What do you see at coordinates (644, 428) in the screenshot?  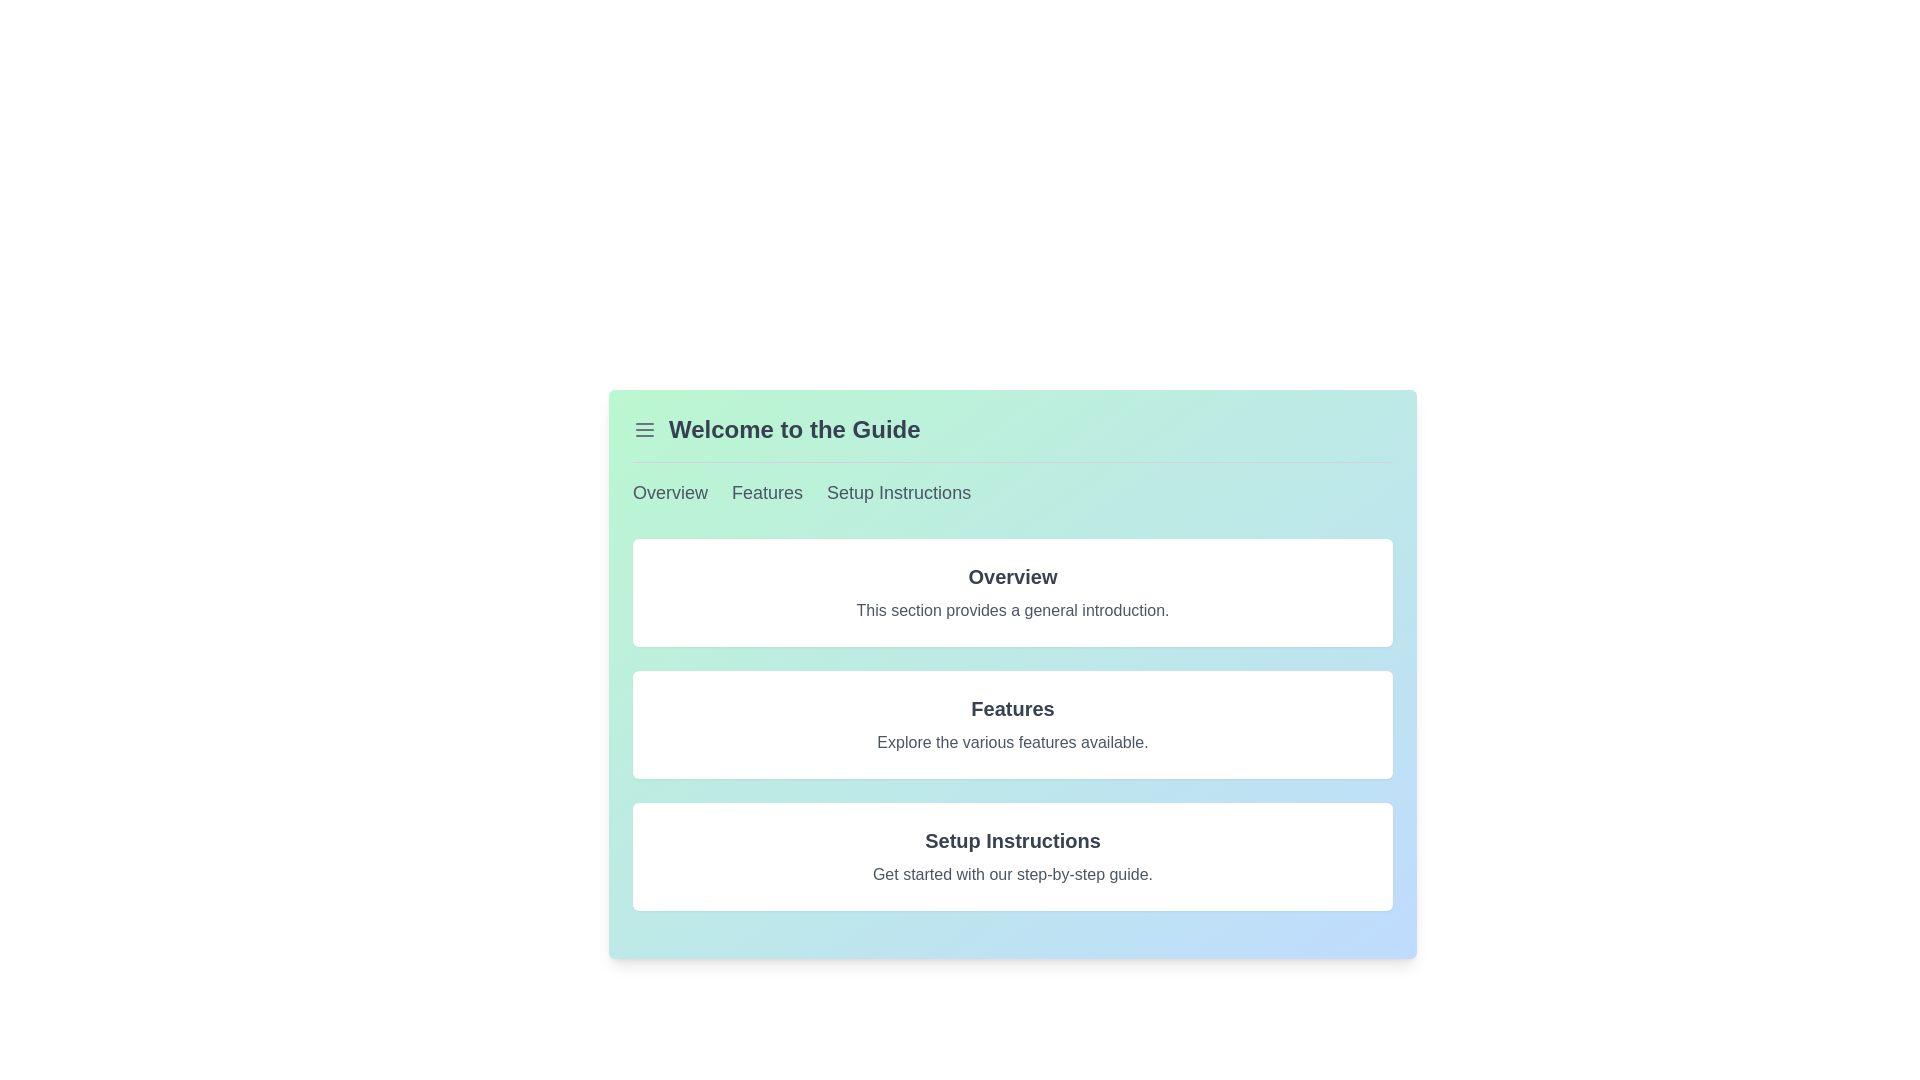 I see `the hamburger menu icon, which is styled with three horizontal gray lines and located at the top-left corner of the card section` at bounding box center [644, 428].